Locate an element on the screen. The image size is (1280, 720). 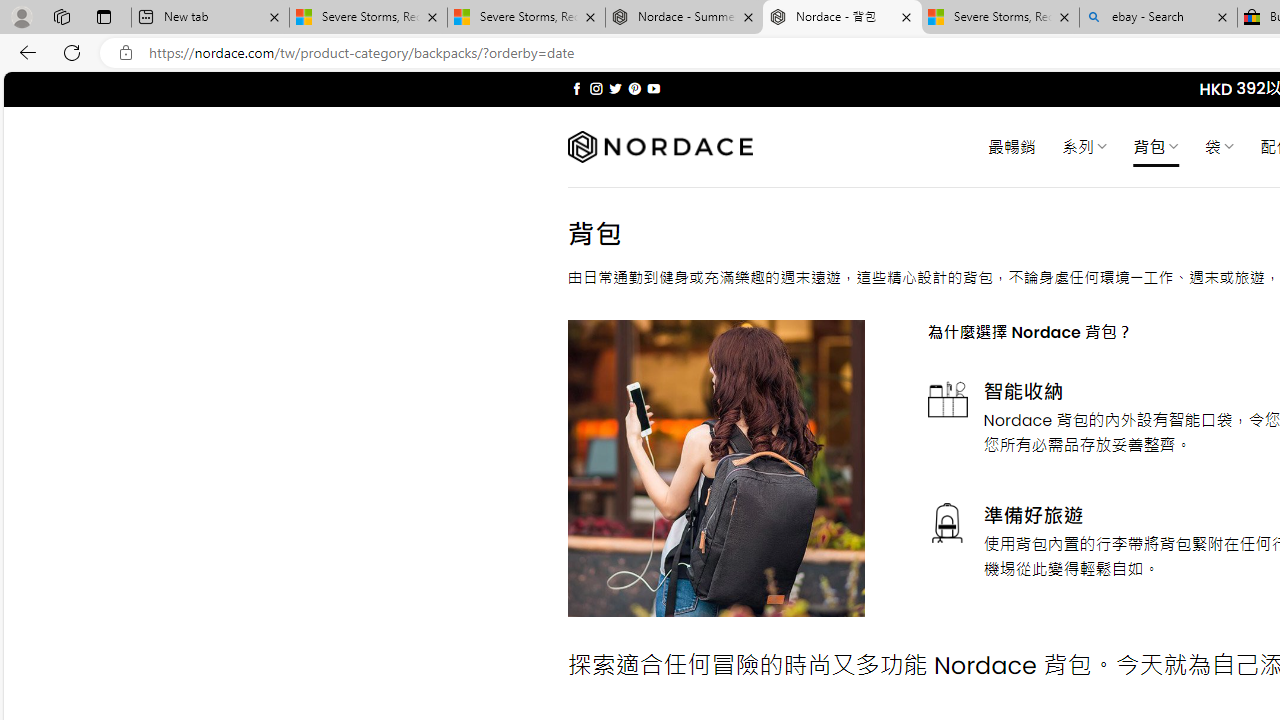
'New tab' is located at coordinates (210, 17).